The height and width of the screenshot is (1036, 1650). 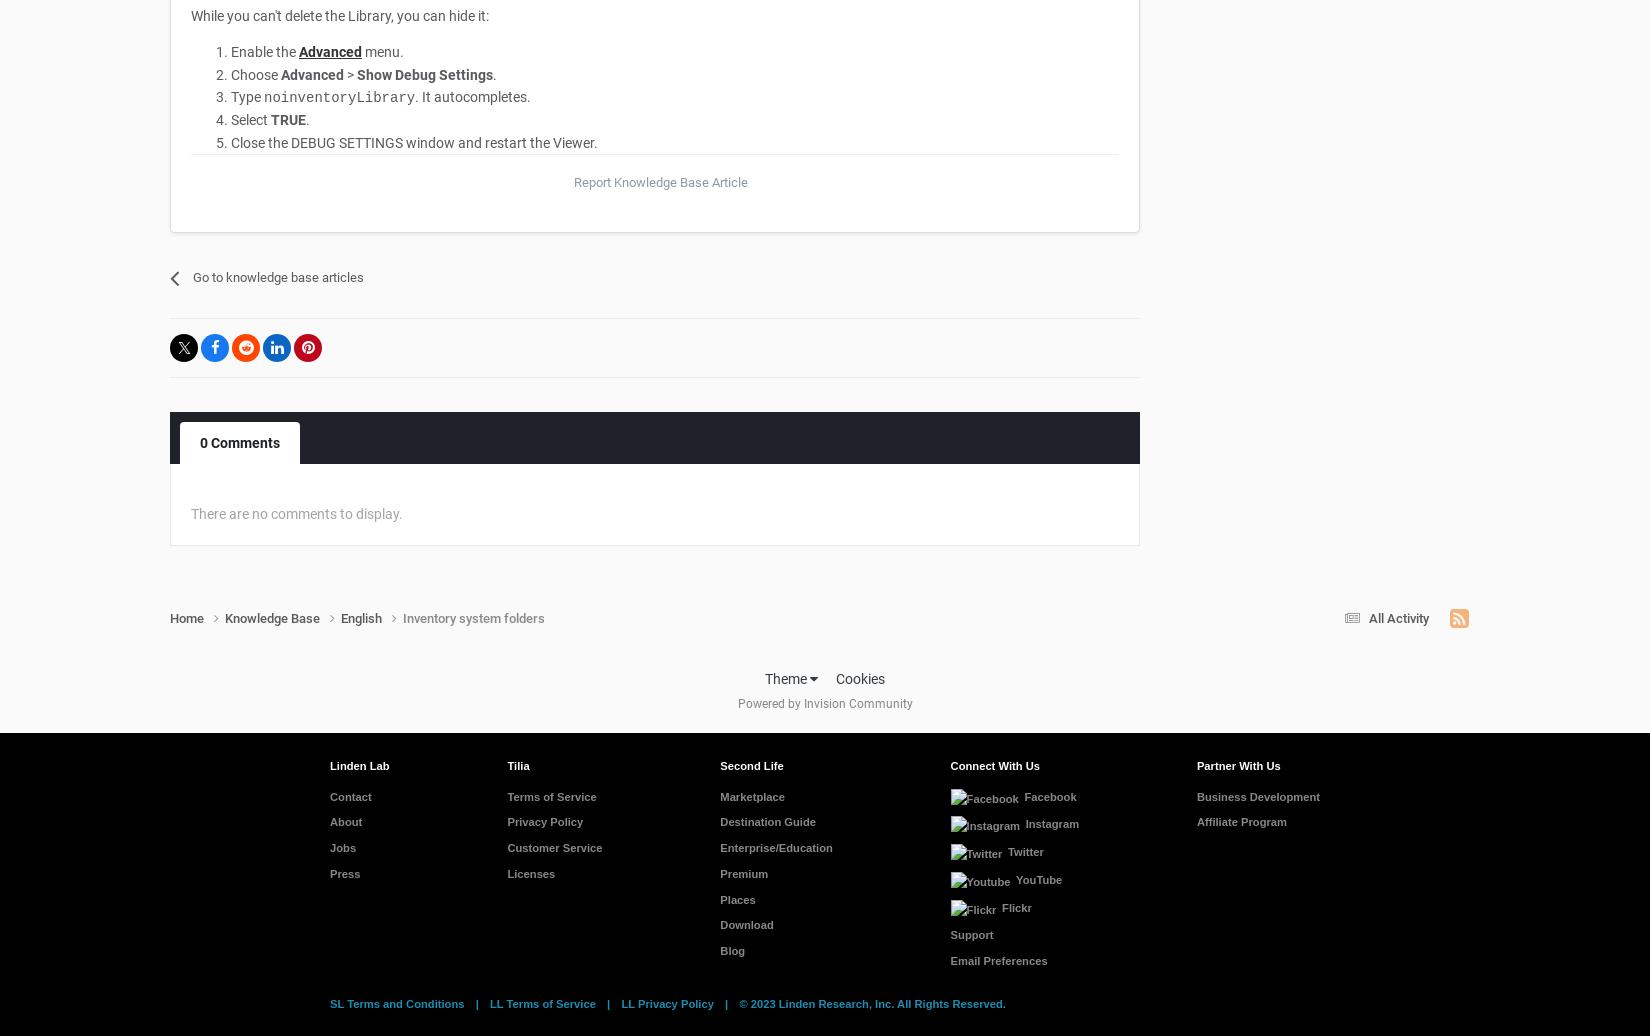 I want to click on '. It autocompletes.', so click(x=472, y=96).